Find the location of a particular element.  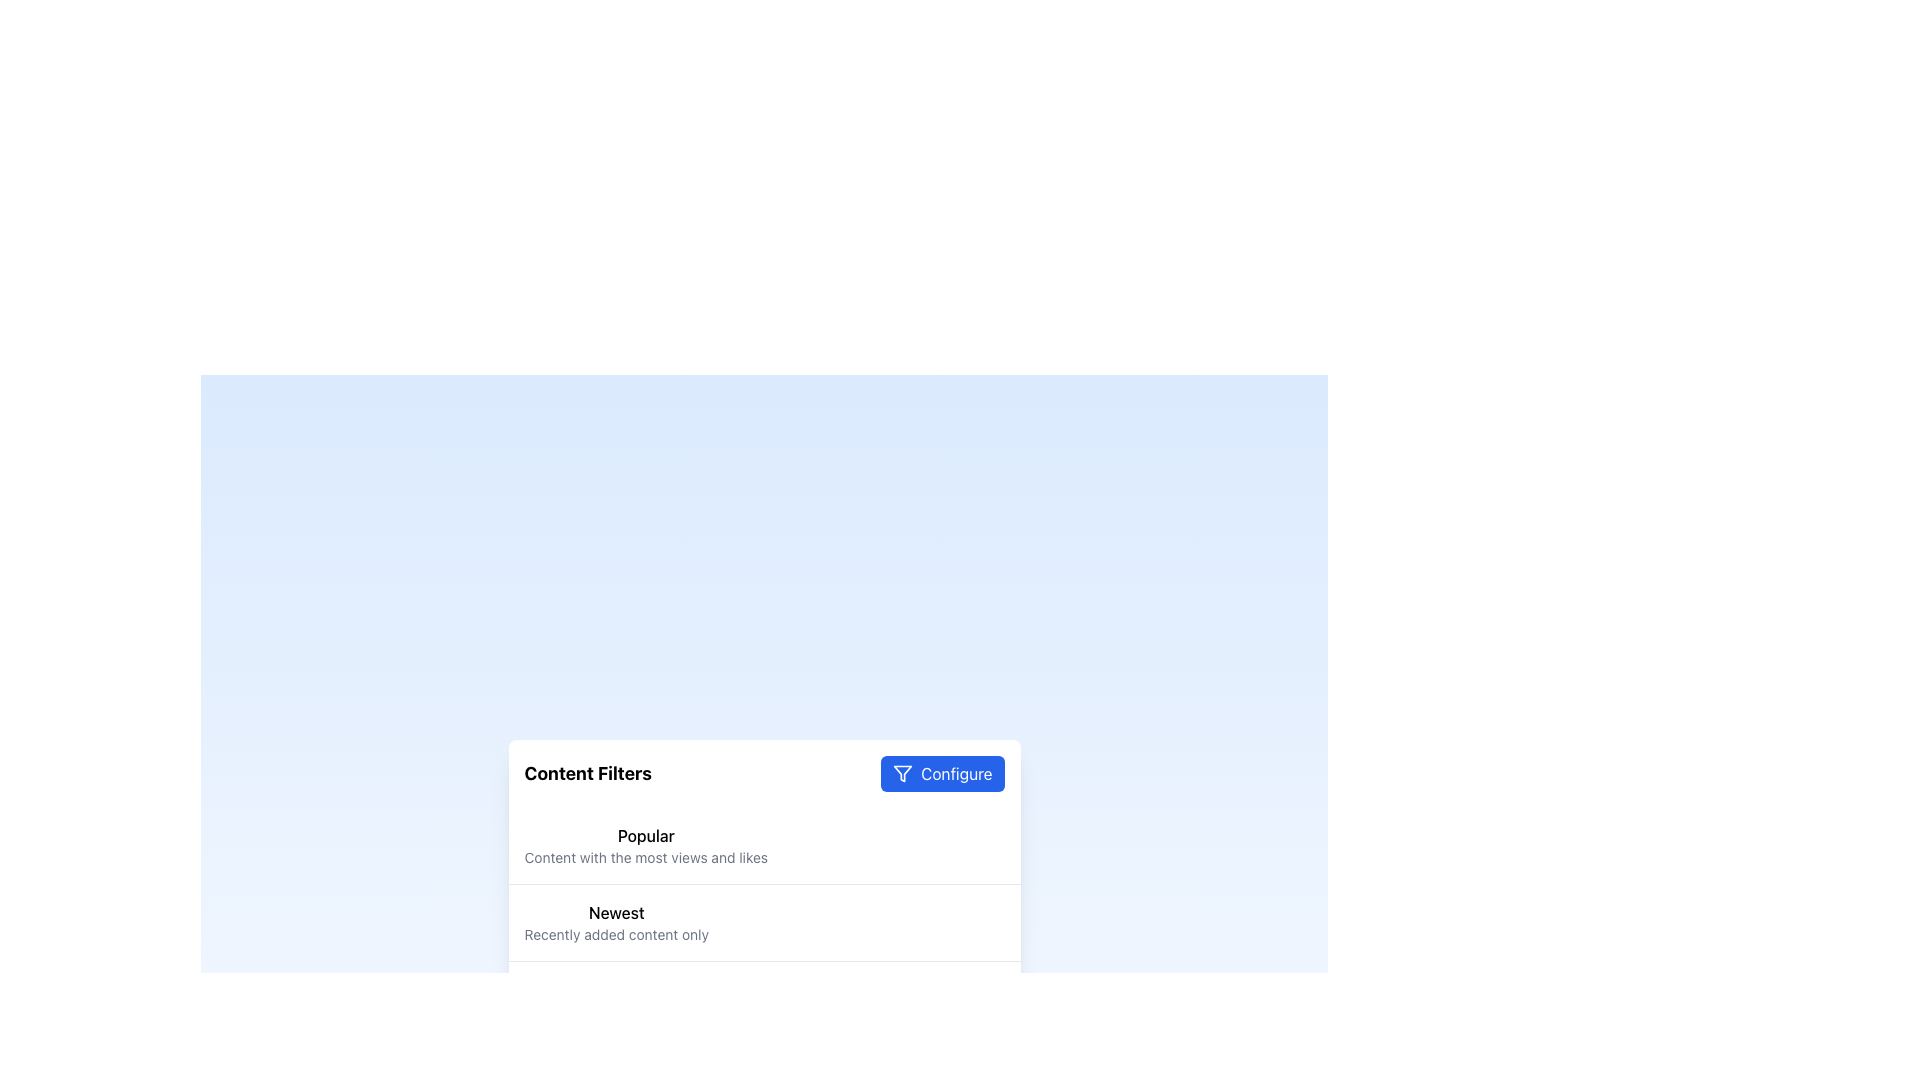

the static text element that reads 'Content with the most views and likes', located beneath the 'Popular' text in the 'Content Filters' section is located at coordinates (646, 856).